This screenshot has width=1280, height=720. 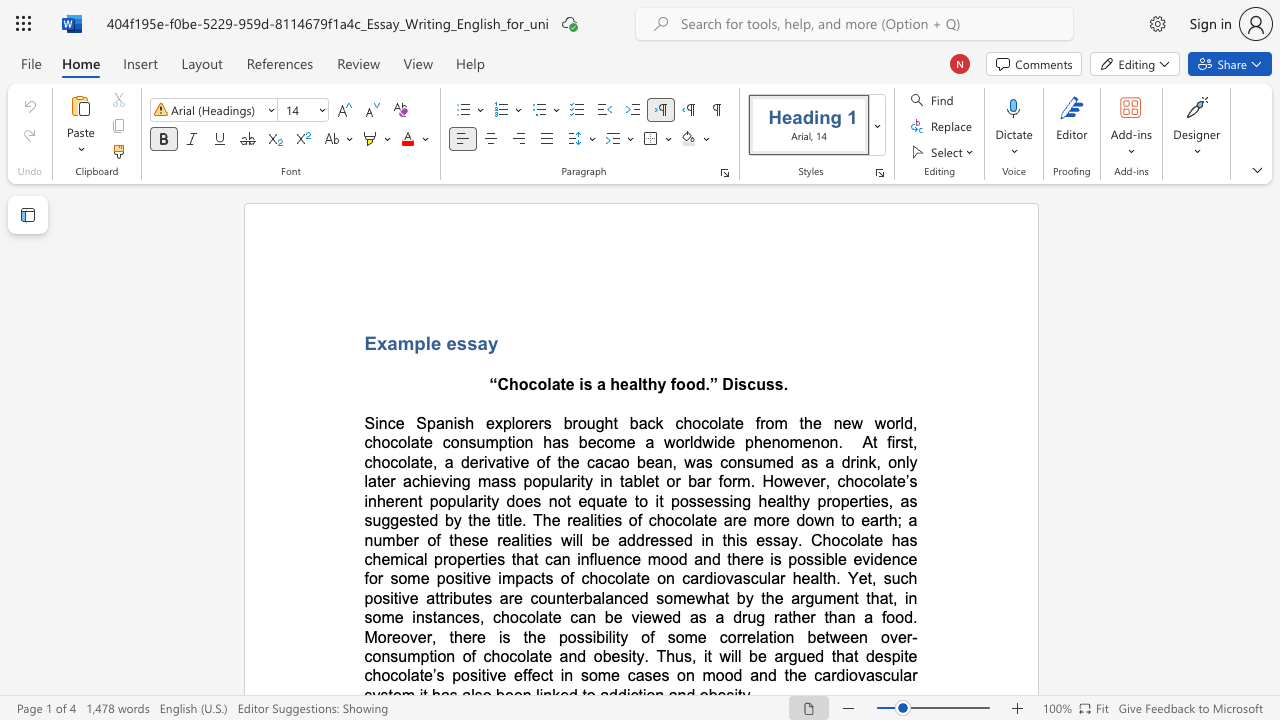 What do you see at coordinates (679, 500) in the screenshot?
I see `the subset text "ossessing" within the text "possessing"` at bounding box center [679, 500].